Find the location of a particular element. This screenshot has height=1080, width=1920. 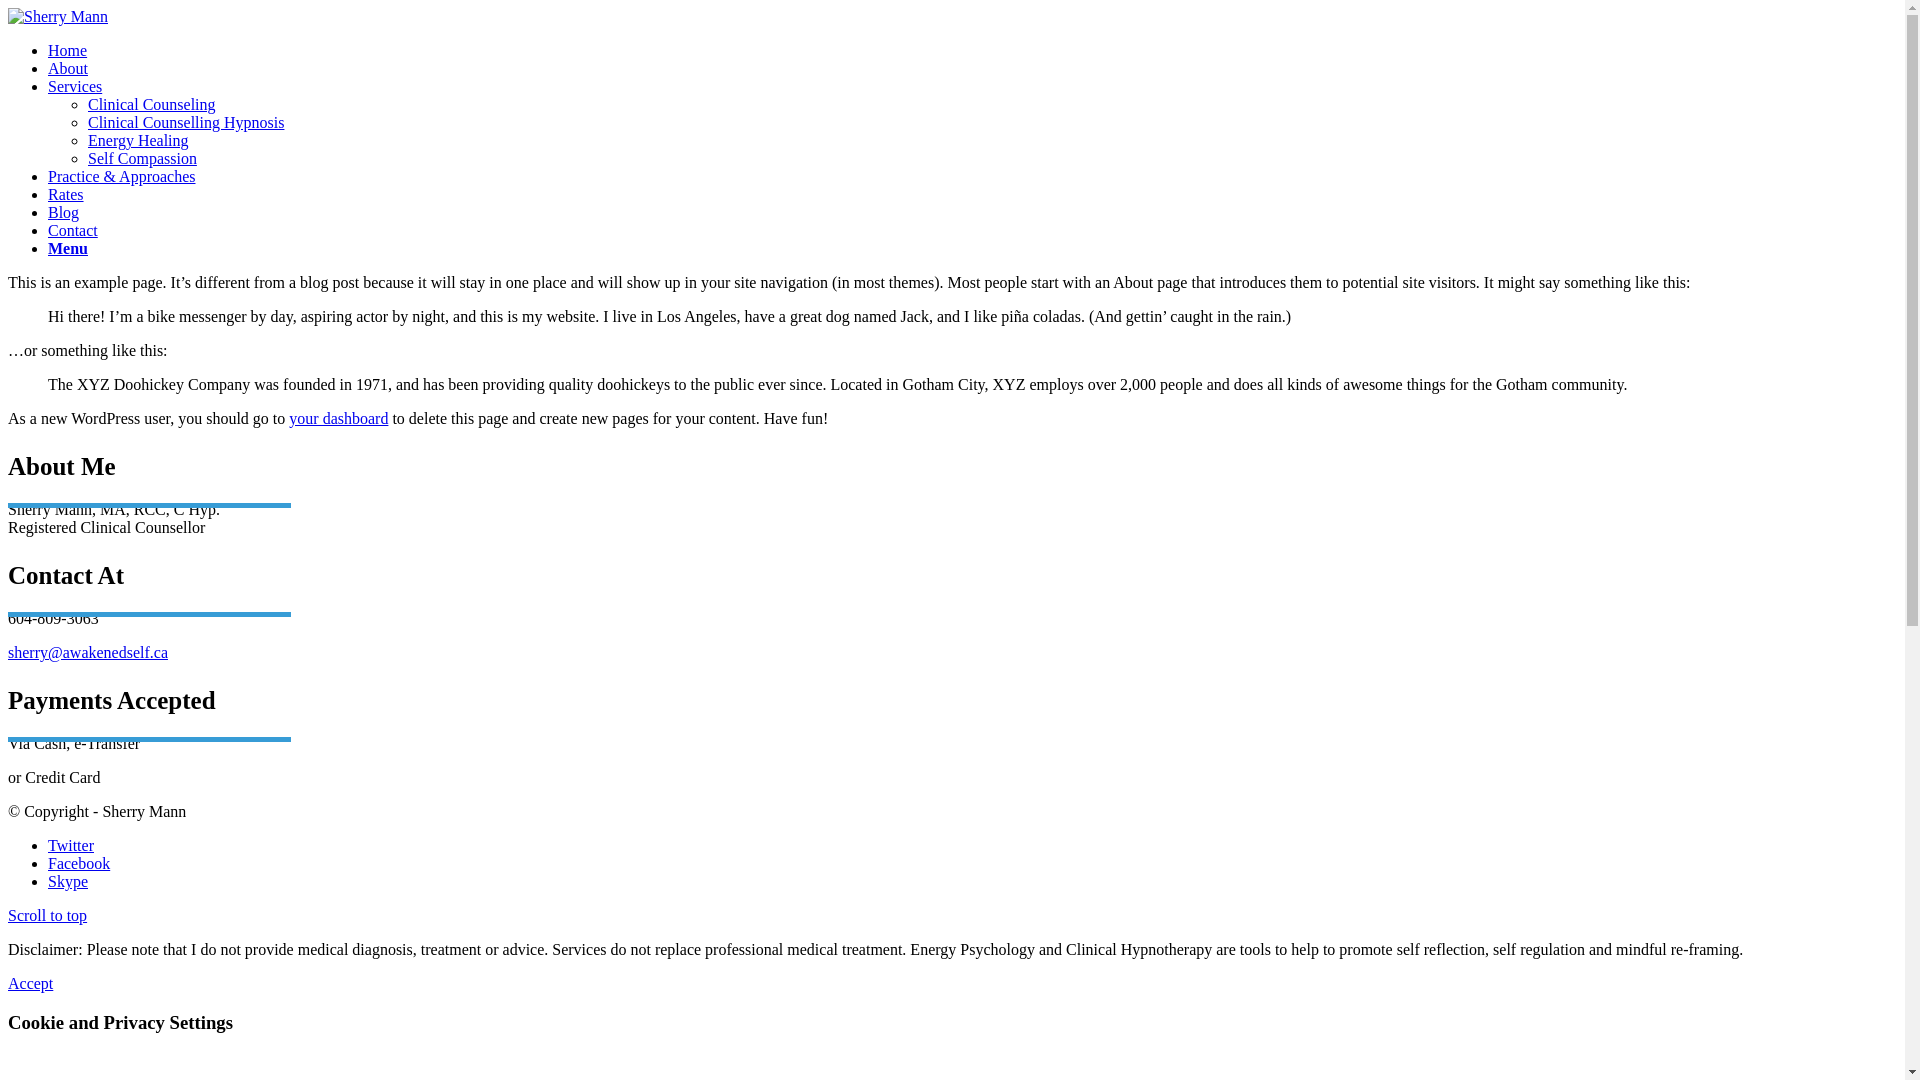

'Facebook' is located at coordinates (78, 862).